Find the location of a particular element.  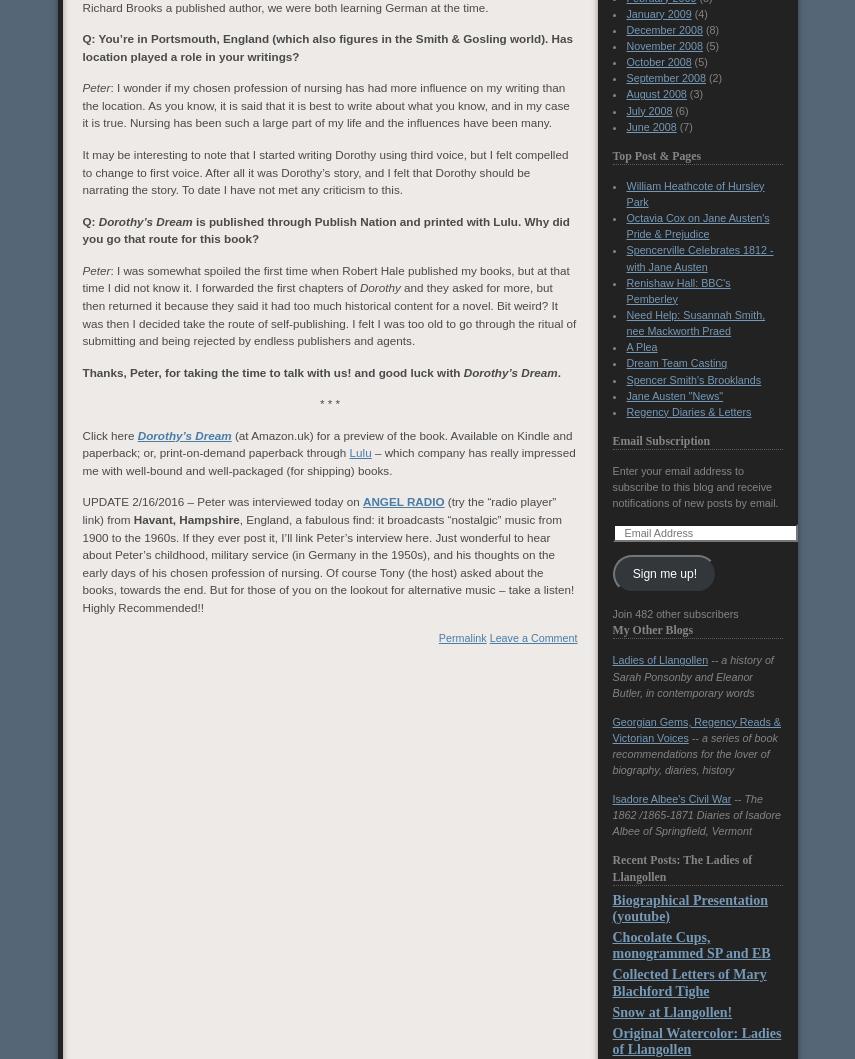

'Thanks, Peter, for taking the time to talk with us! and good luck with' is located at coordinates (272, 370).